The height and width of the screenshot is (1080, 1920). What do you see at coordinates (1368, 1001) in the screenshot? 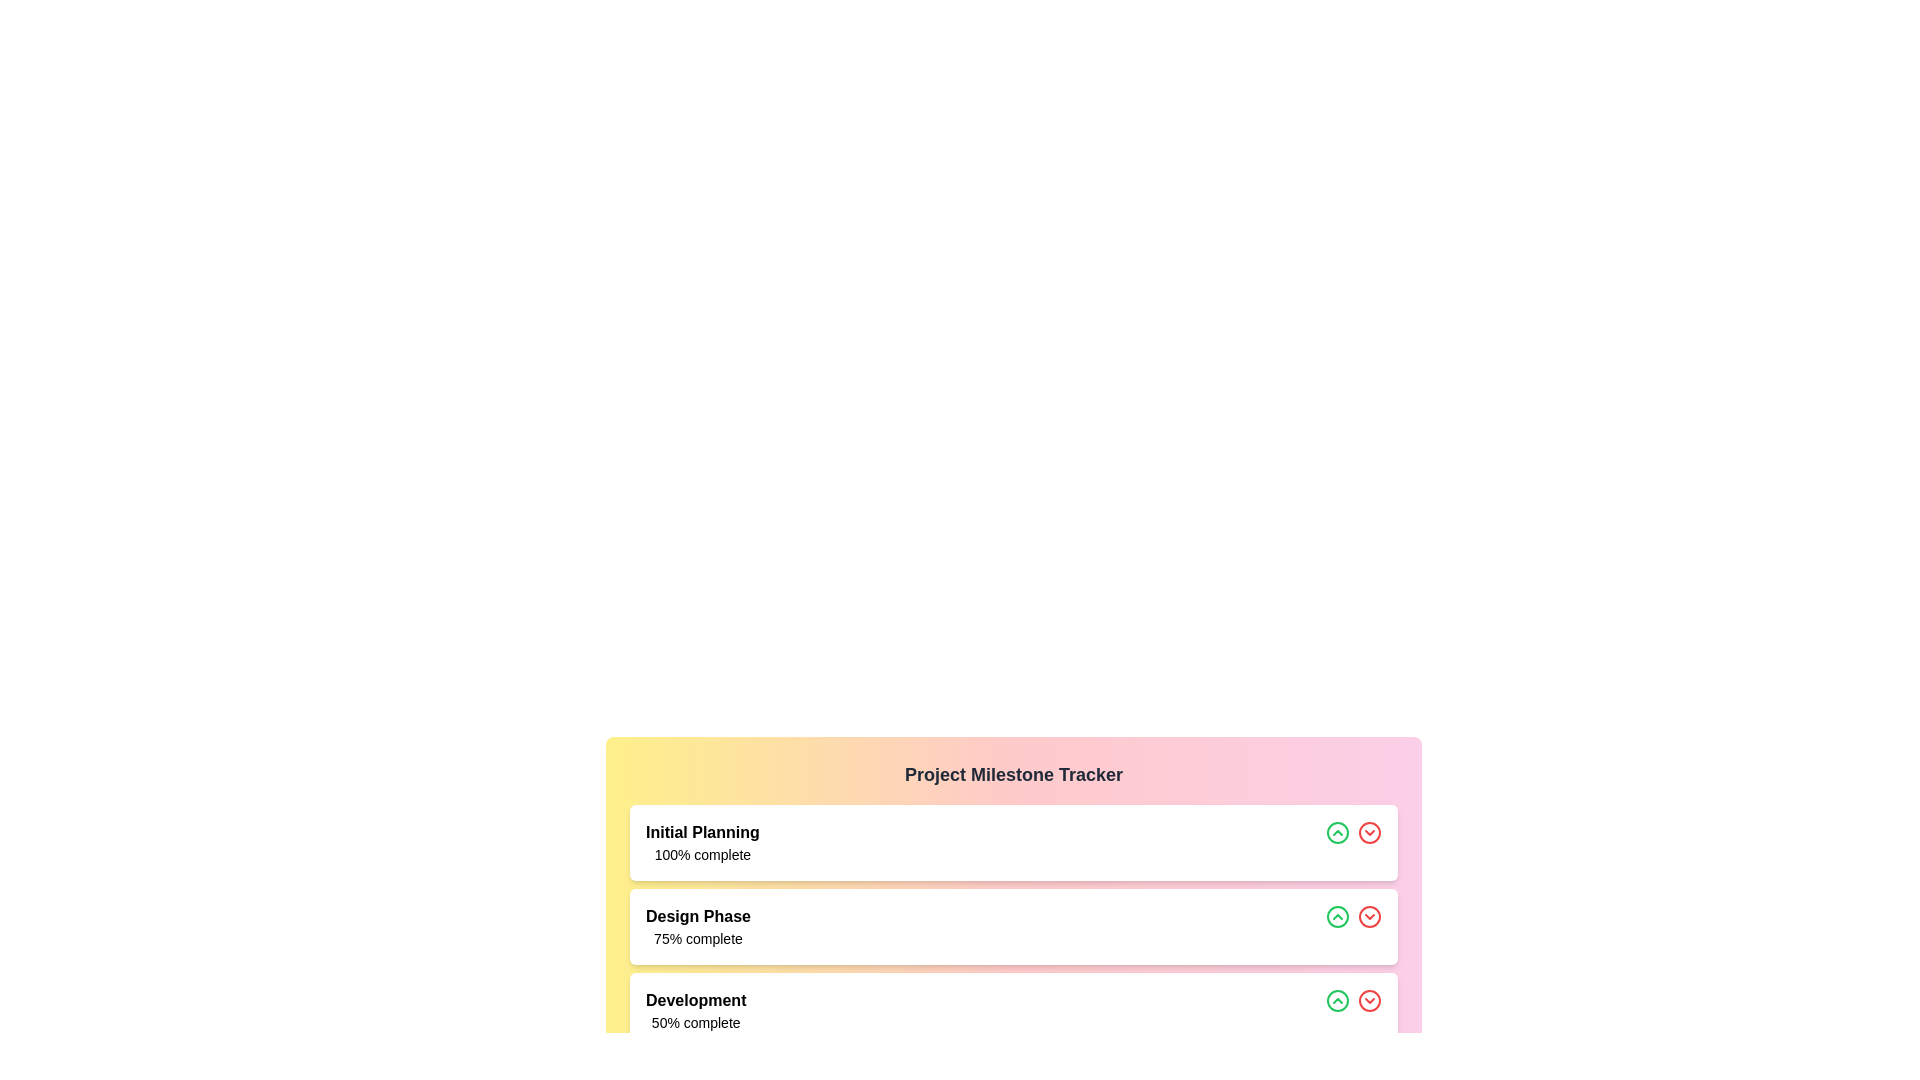
I see `the downward action icon located in the second position of a vertical sequence of two icons within the red and green icon pair at the bottom of the 'Development' progress row` at bounding box center [1368, 1001].